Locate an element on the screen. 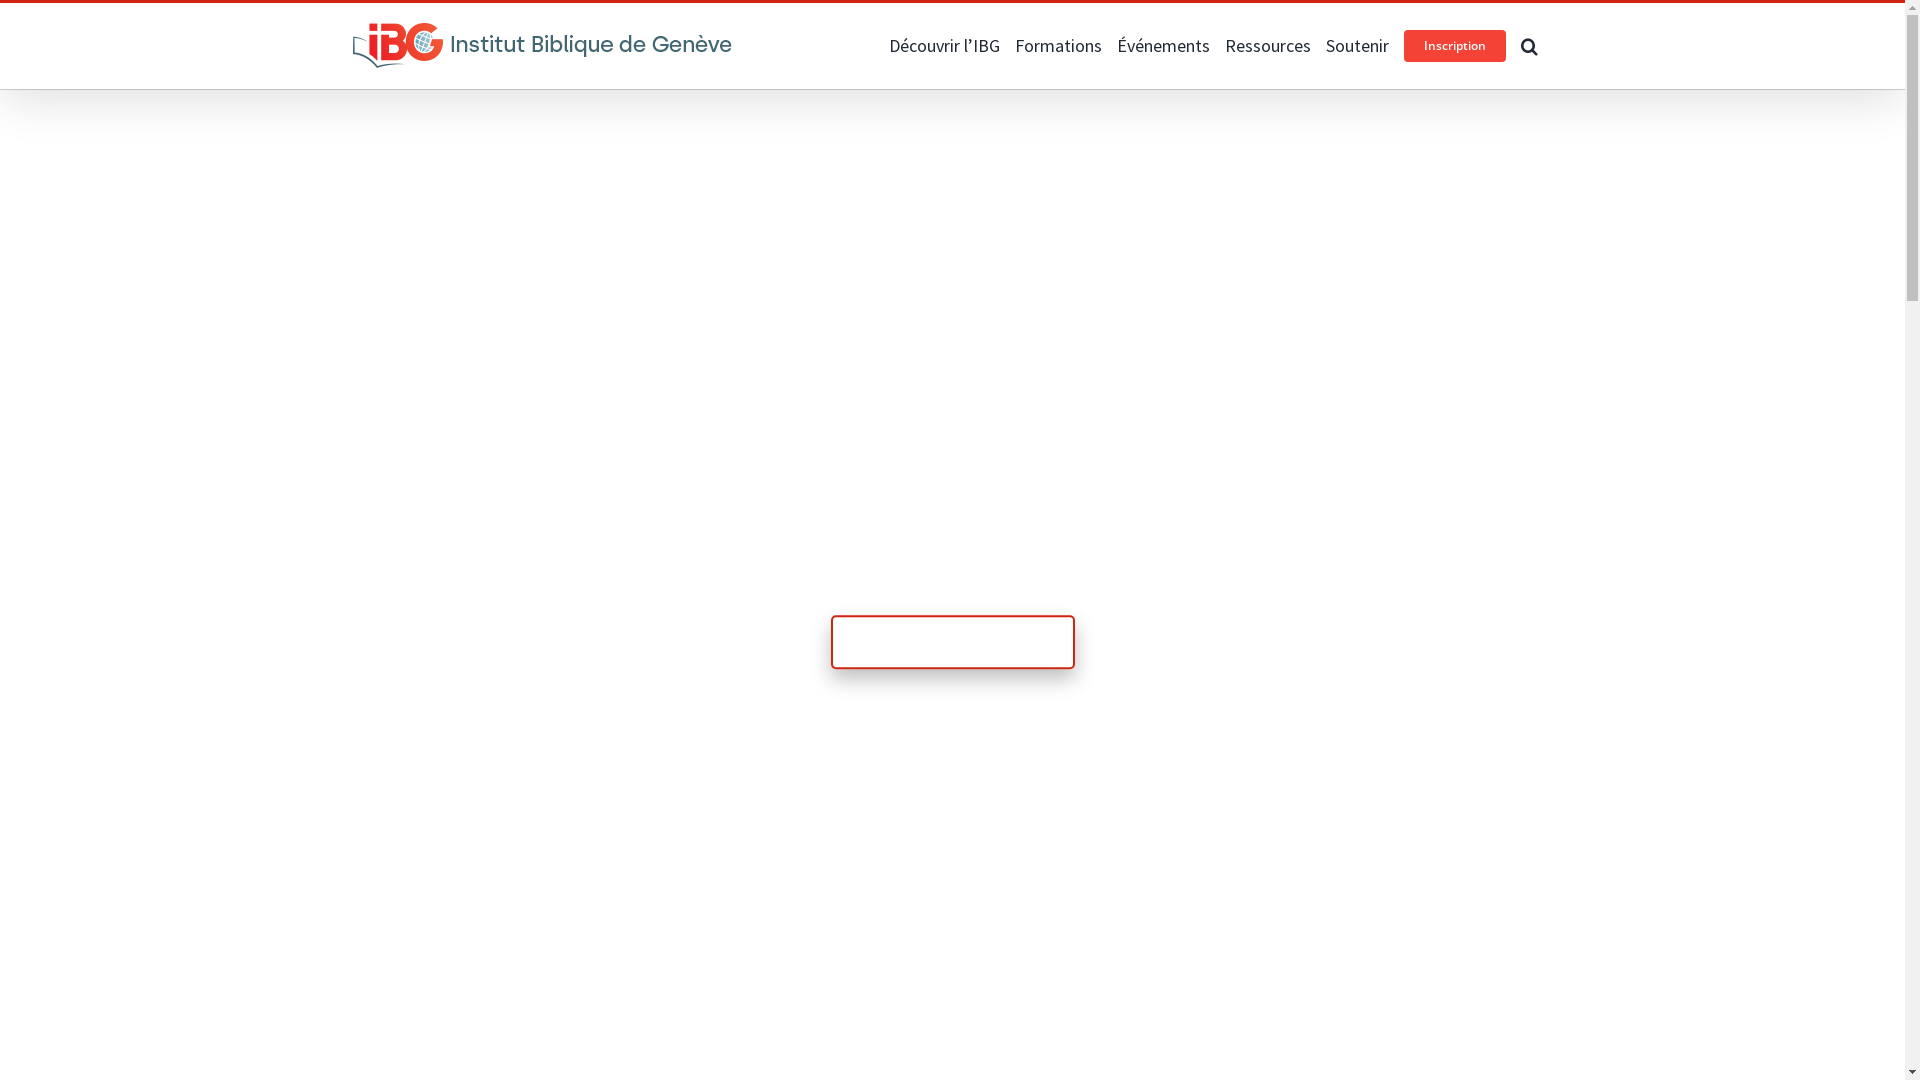 The image size is (1920, 1080). 'Recherche' is located at coordinates (1520, 45).